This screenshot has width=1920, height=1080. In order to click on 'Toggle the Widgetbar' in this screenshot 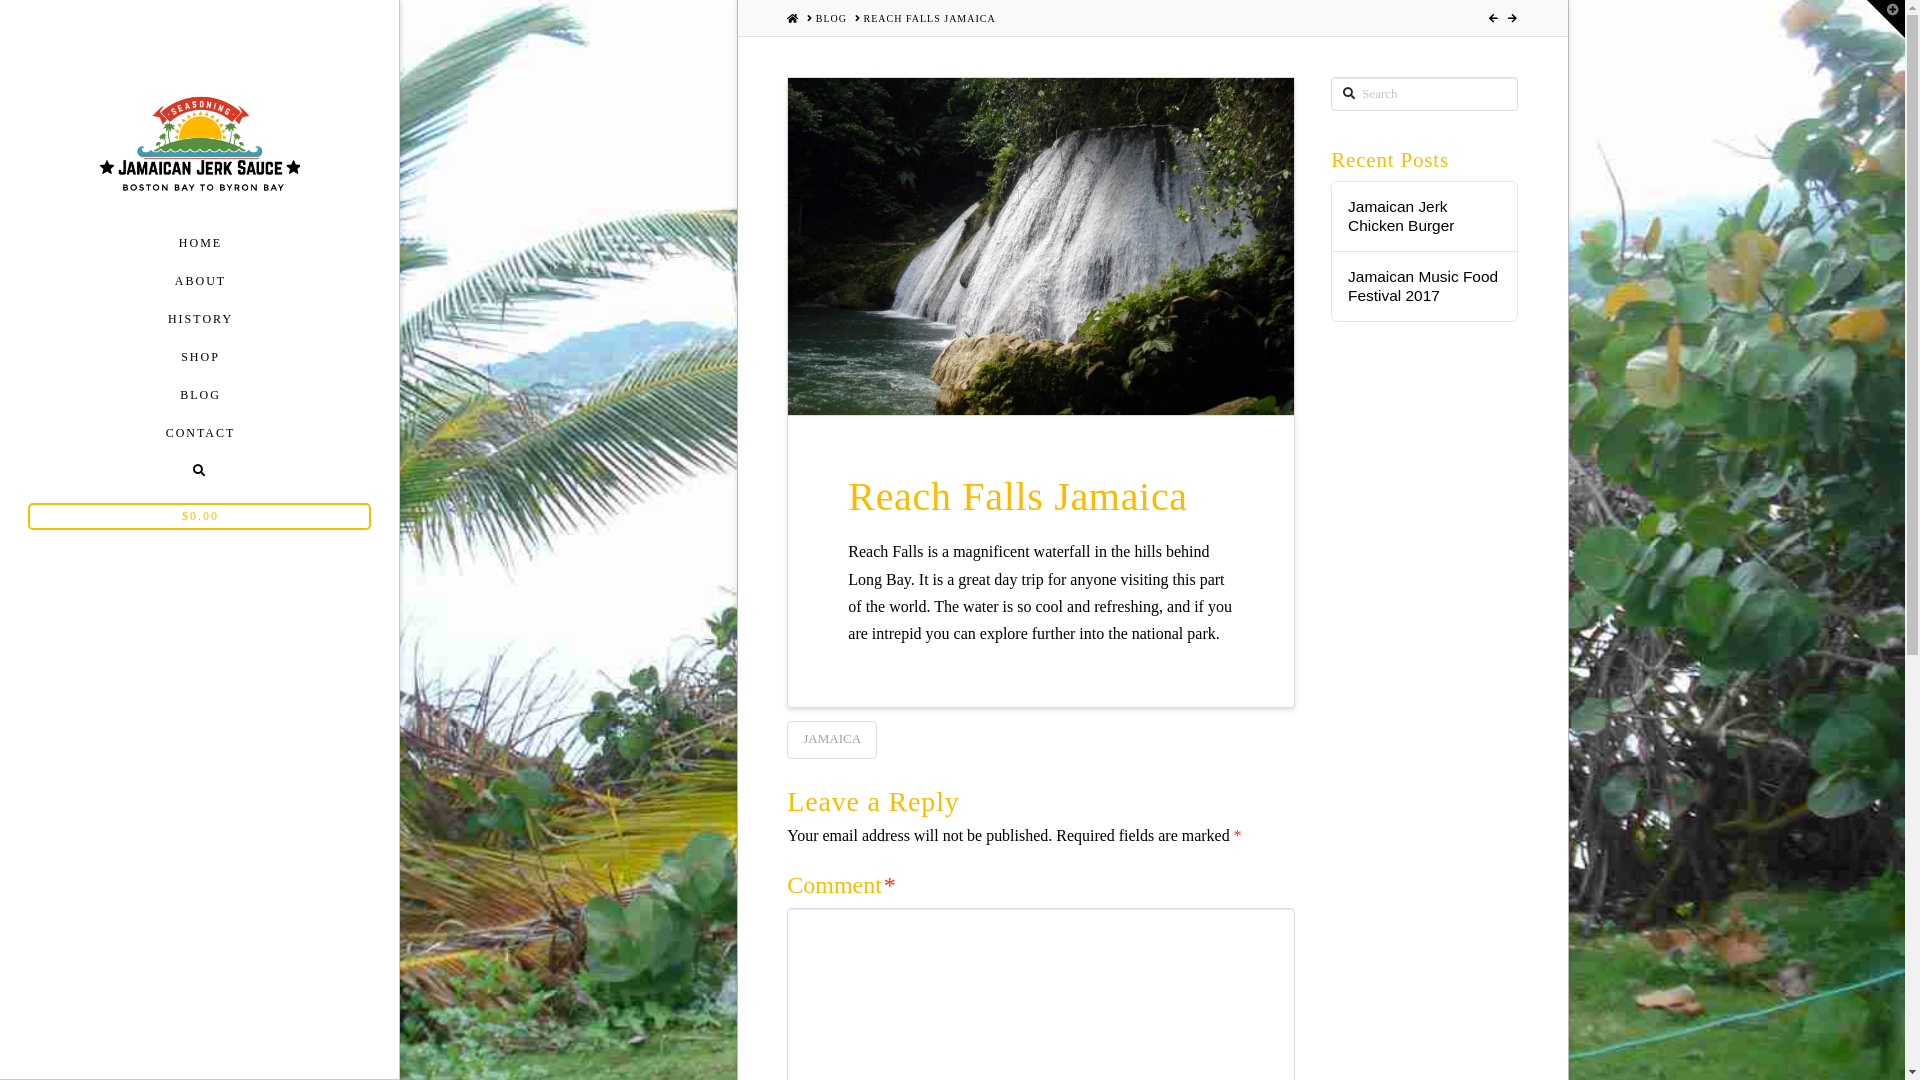, I will do `click(1885, 19)`.